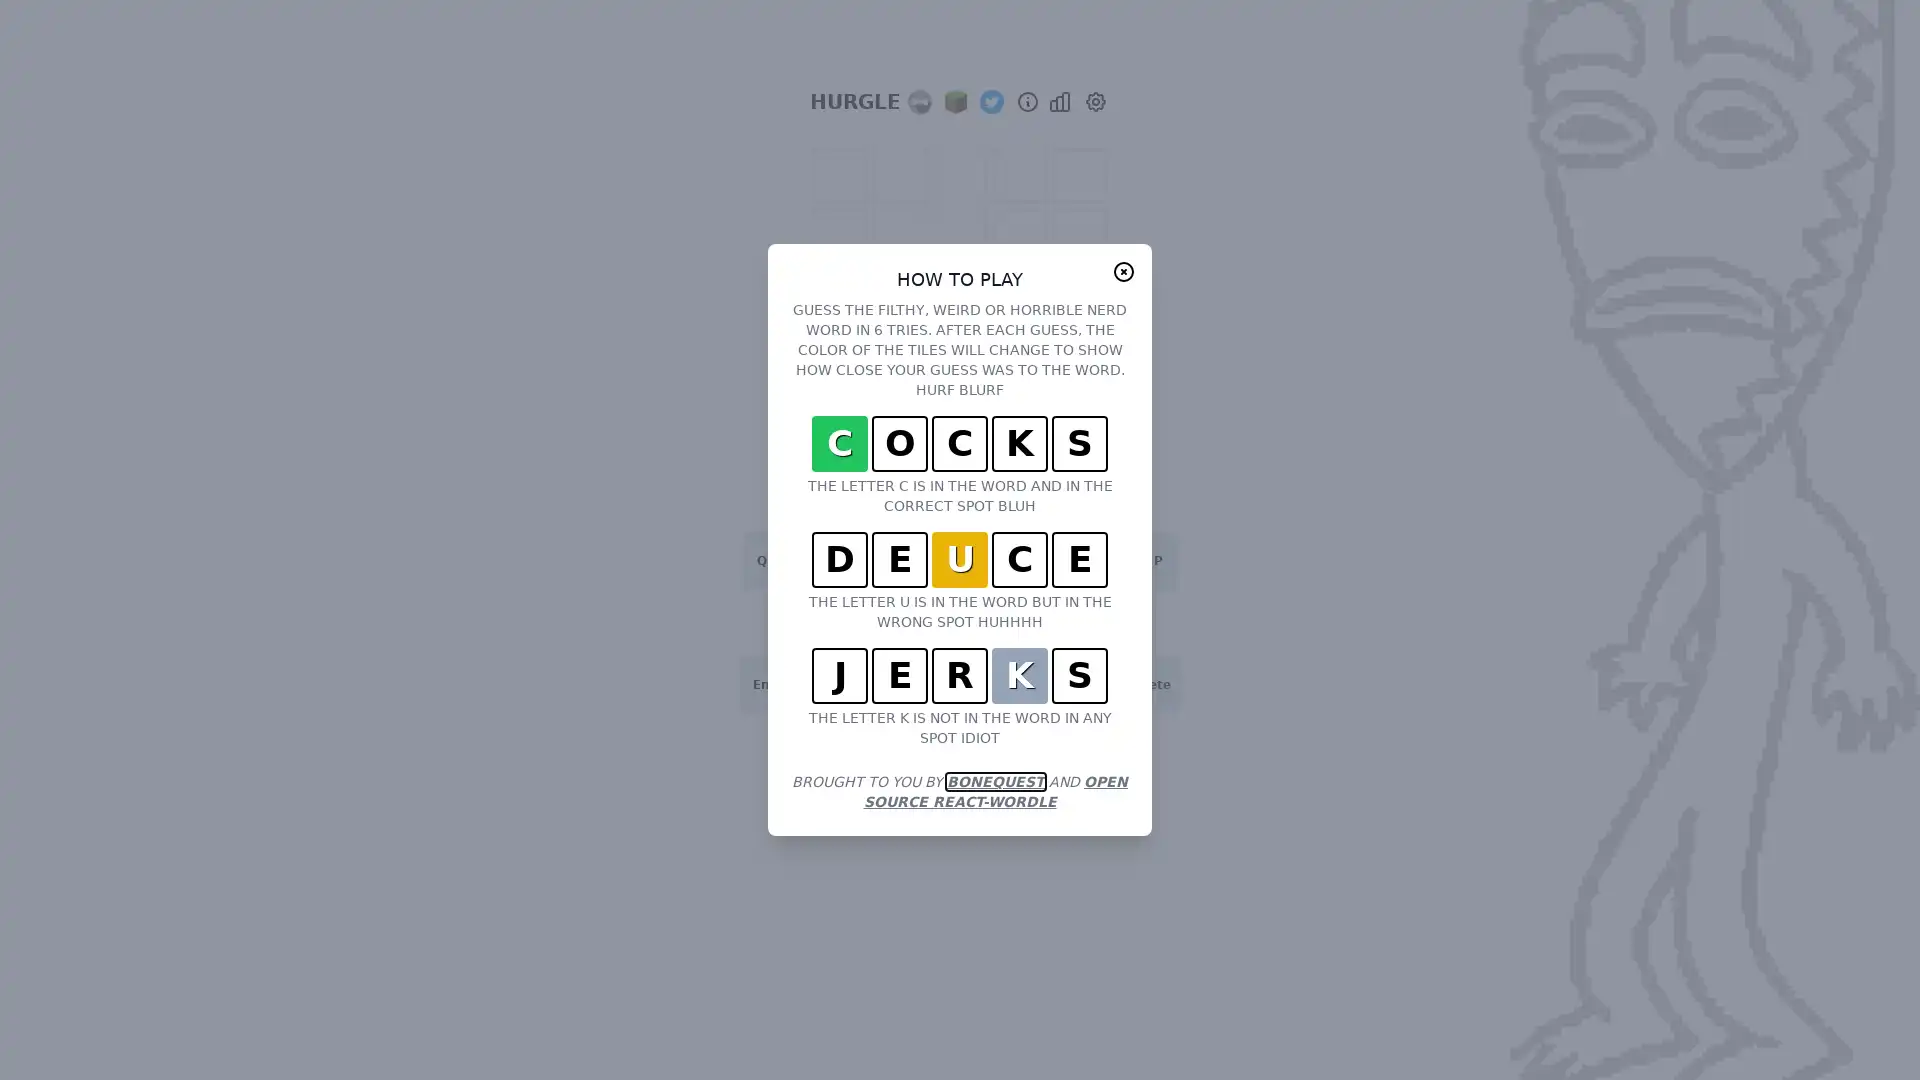  I want to click on B, so click(1003, 684).